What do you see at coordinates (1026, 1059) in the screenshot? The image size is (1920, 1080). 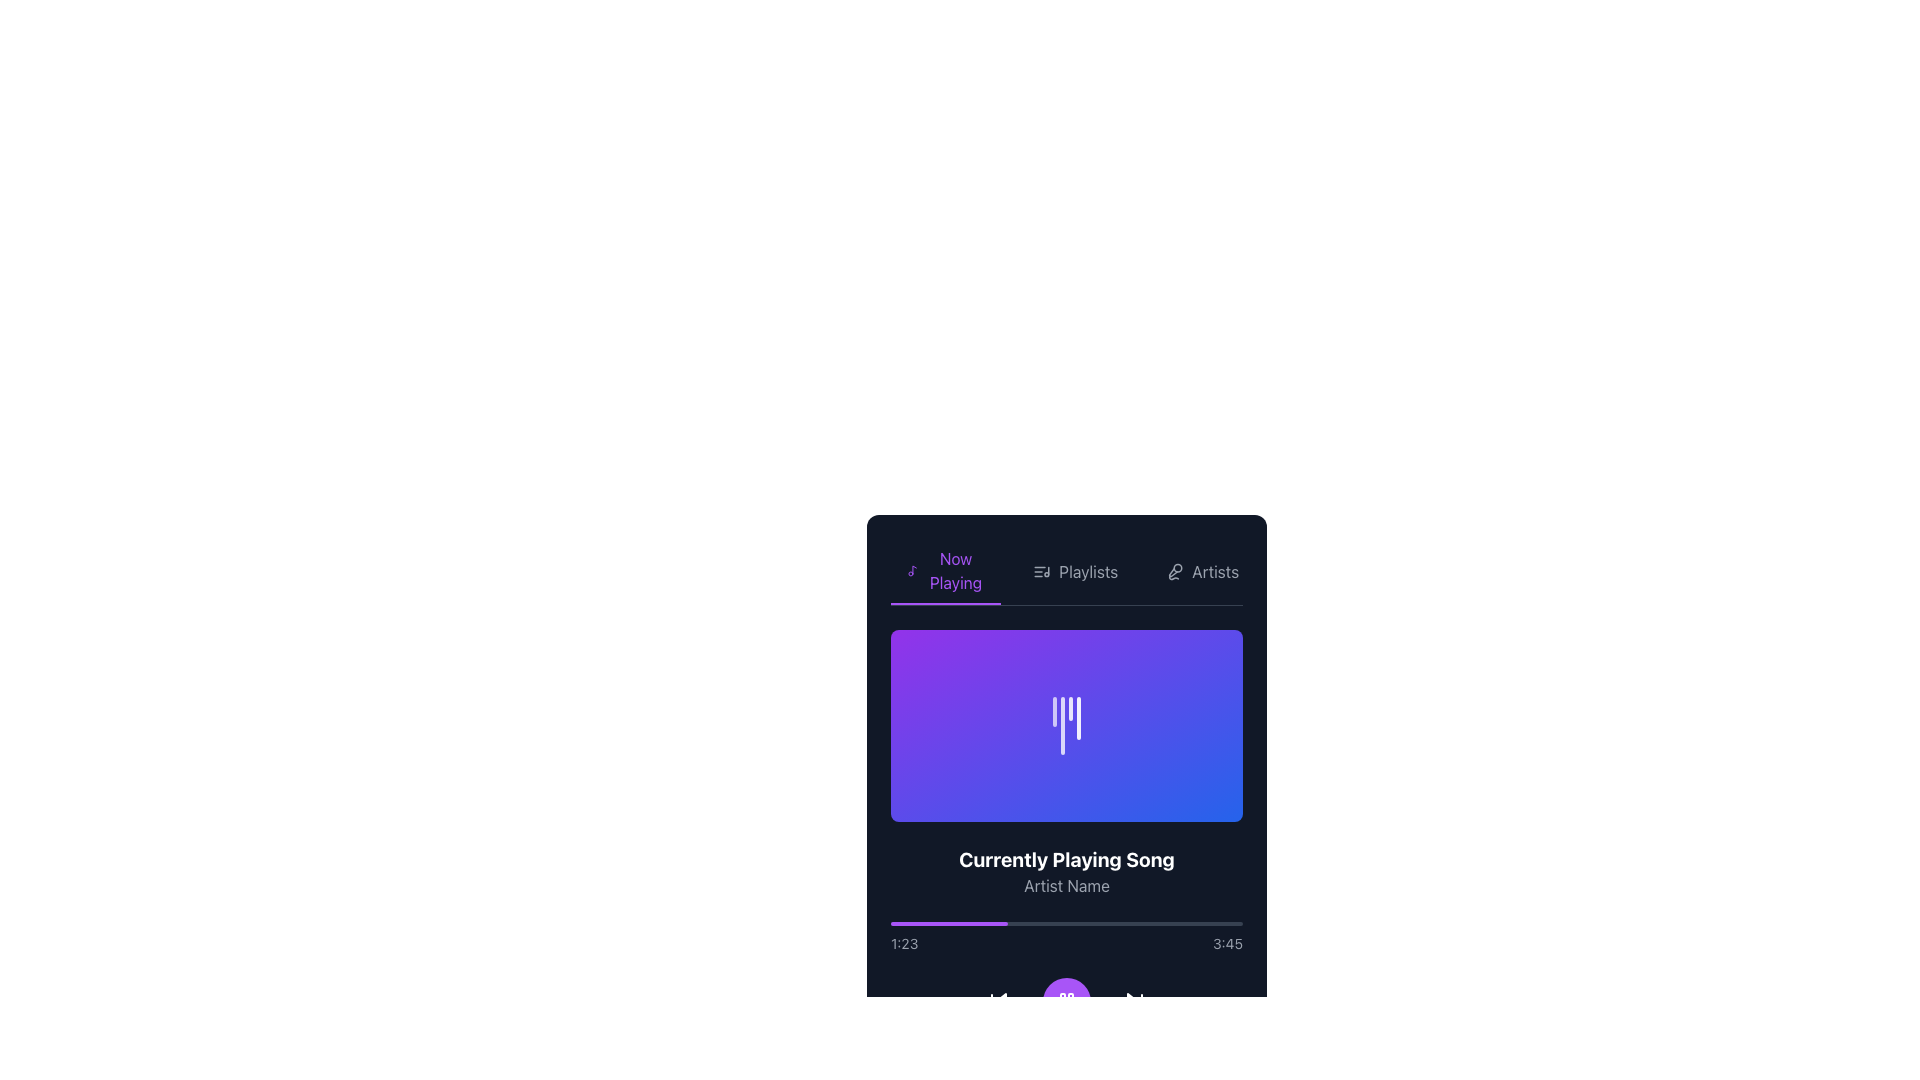 I see `the progress bar indicator located beneath the title 'Currently Playing Song', which visually represents the playback progress of a media track` at bounding box center [1026, 1059].